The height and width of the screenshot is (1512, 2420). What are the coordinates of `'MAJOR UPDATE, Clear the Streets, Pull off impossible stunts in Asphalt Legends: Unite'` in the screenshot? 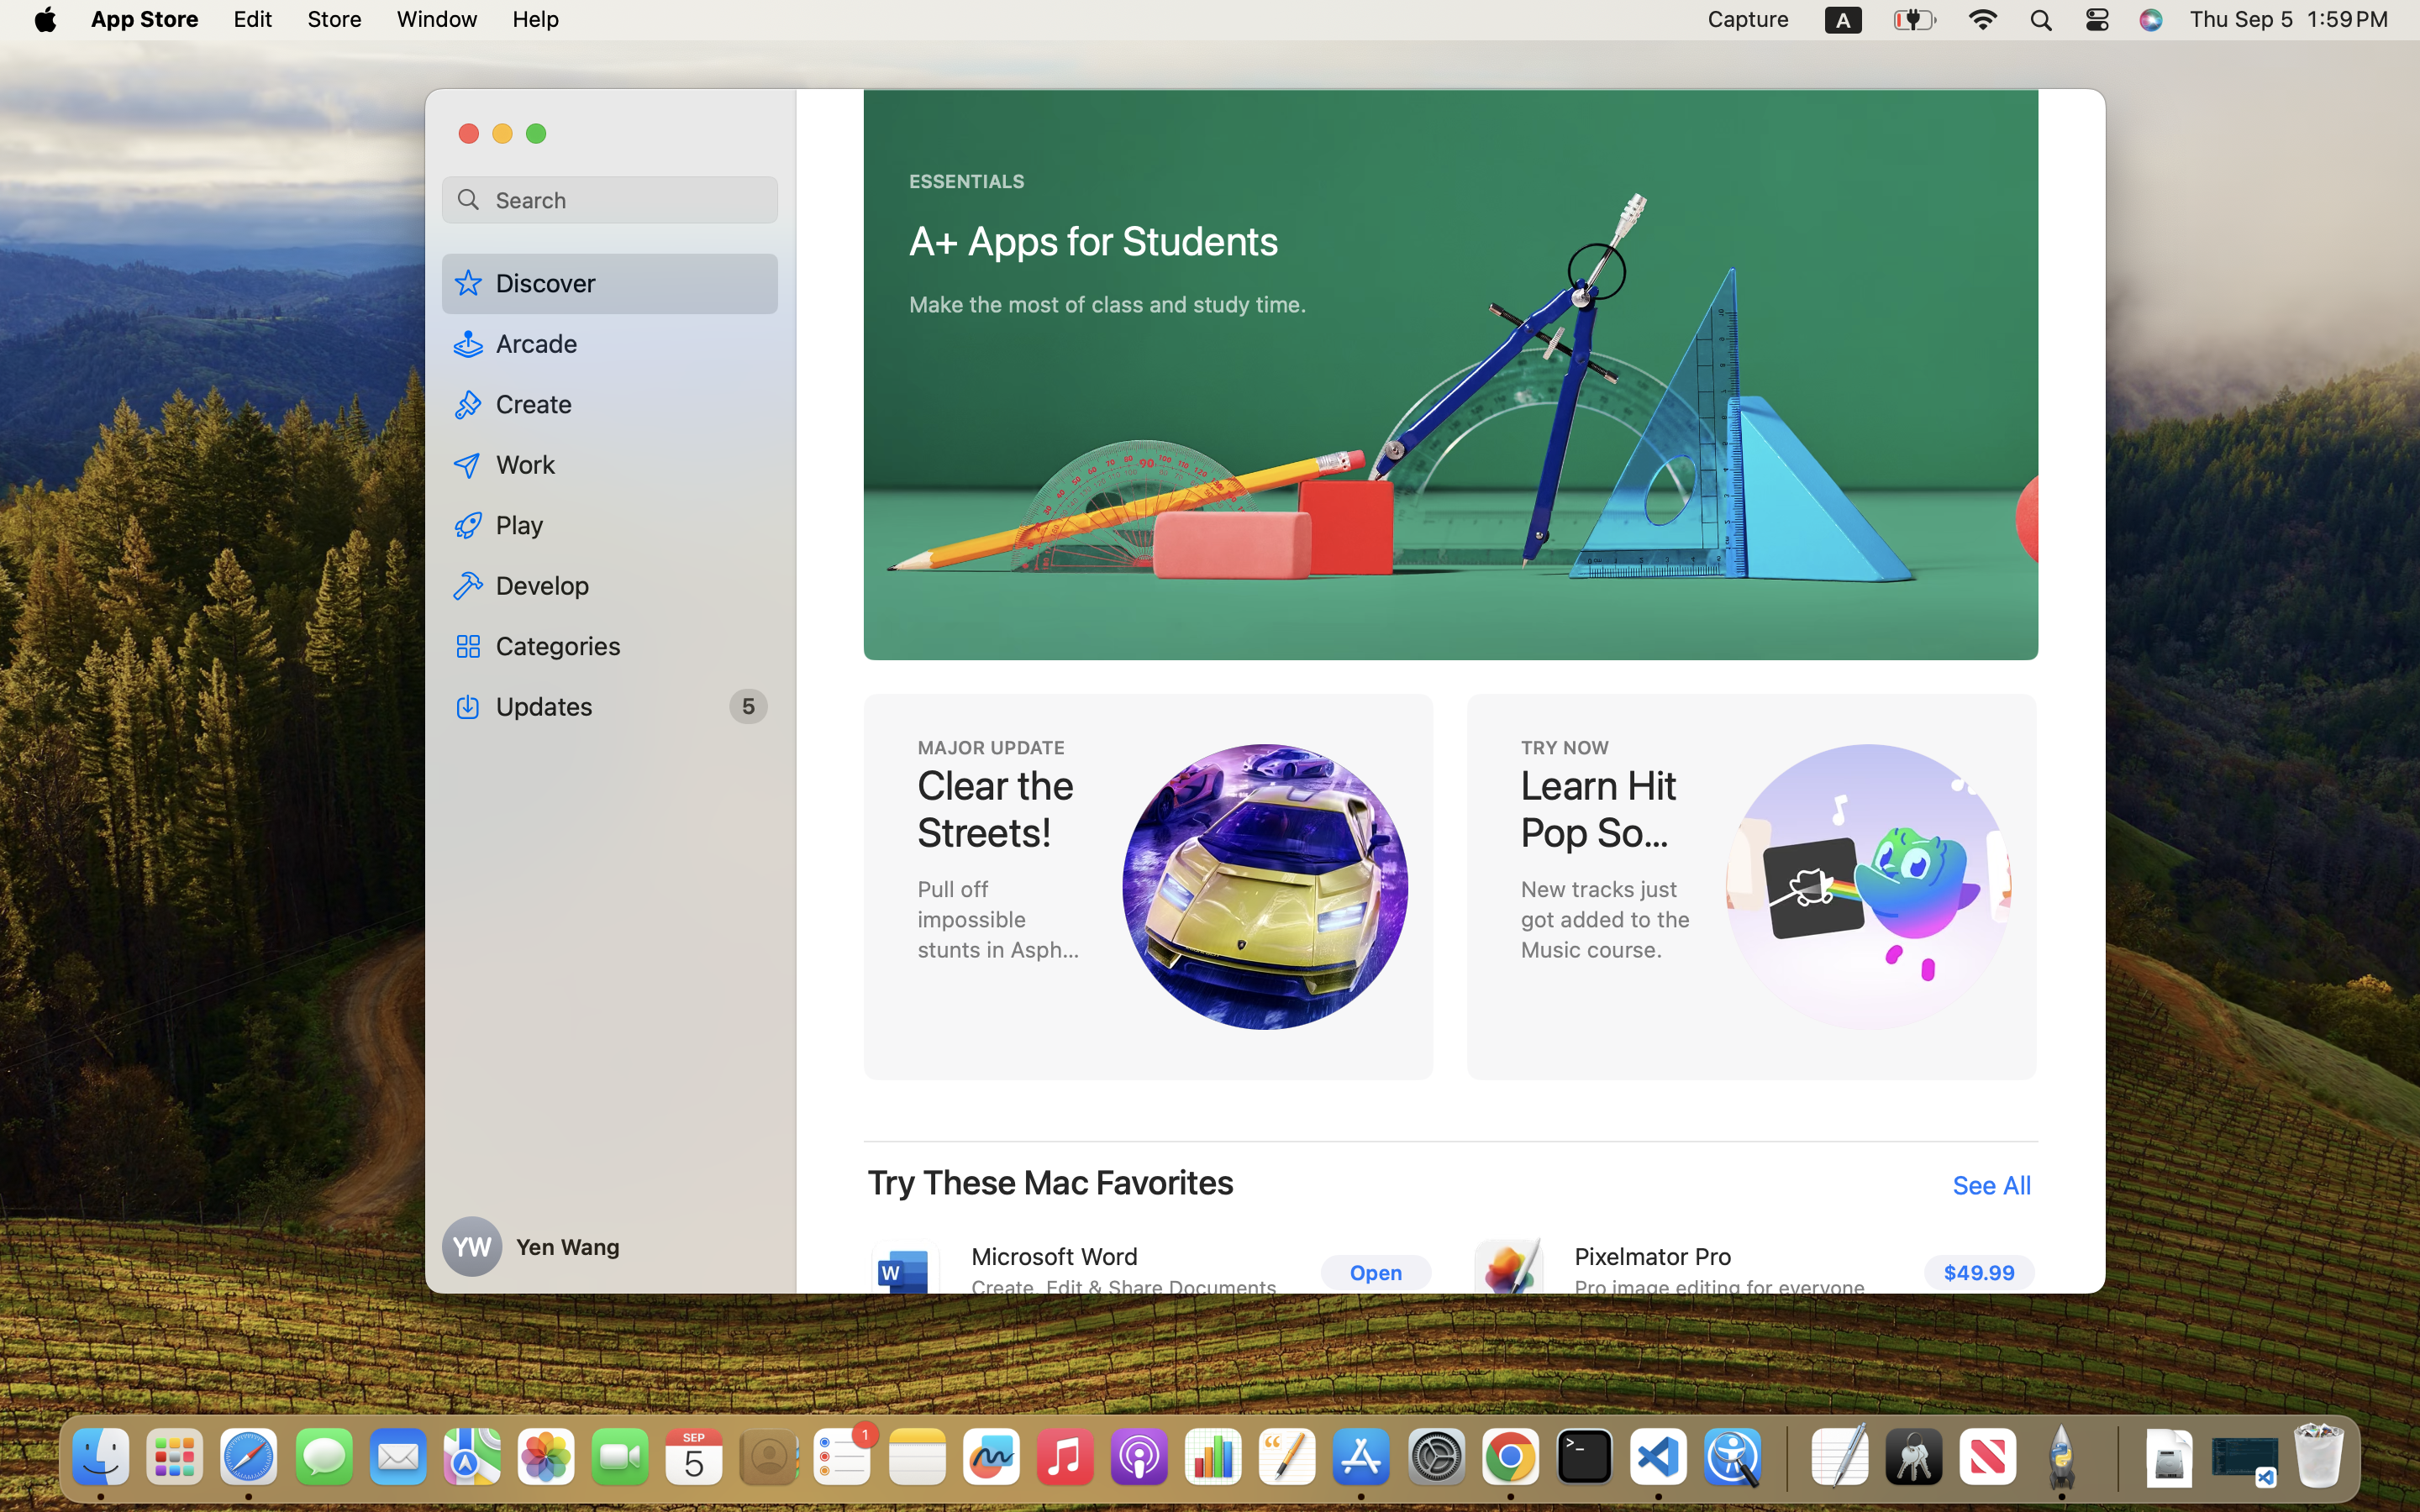 It's located at (1148, 886).